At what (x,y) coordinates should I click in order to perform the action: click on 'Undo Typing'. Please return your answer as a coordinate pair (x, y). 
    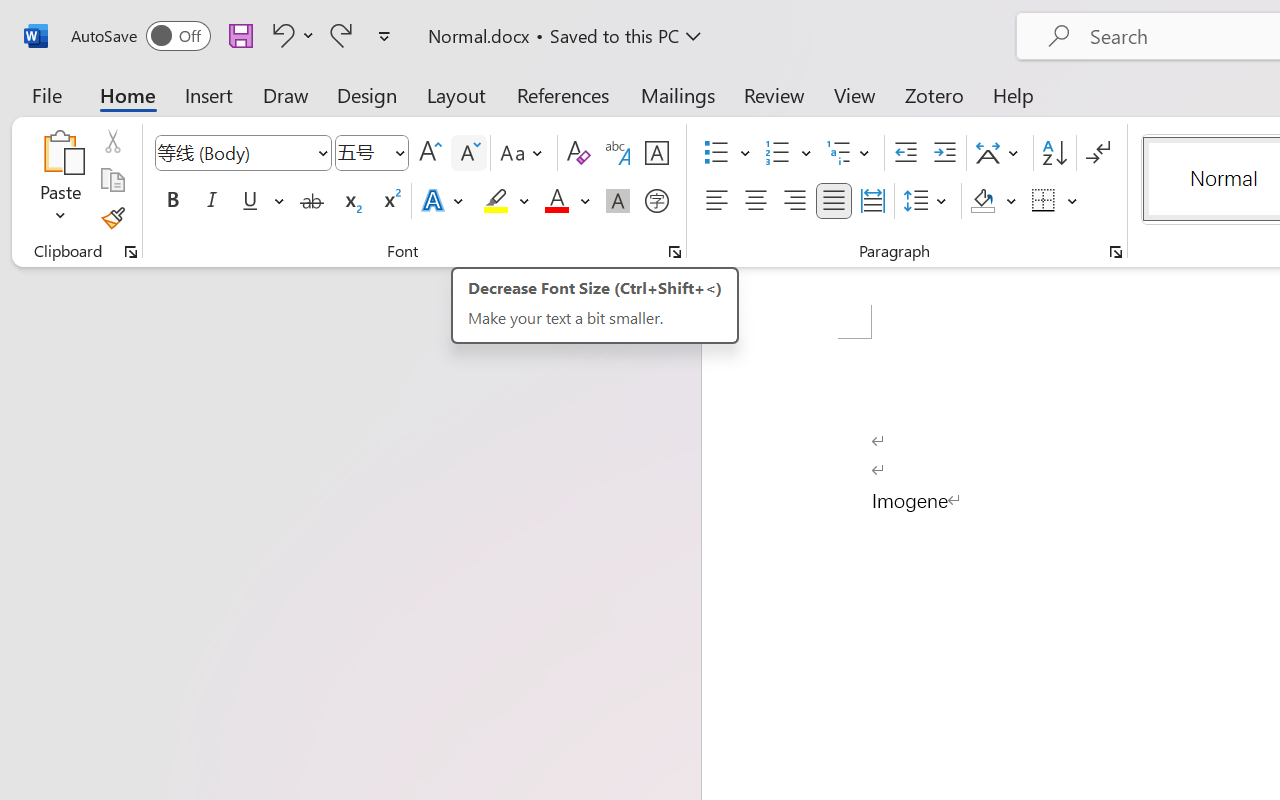
    Looking at the image, I should click on (289, 34).